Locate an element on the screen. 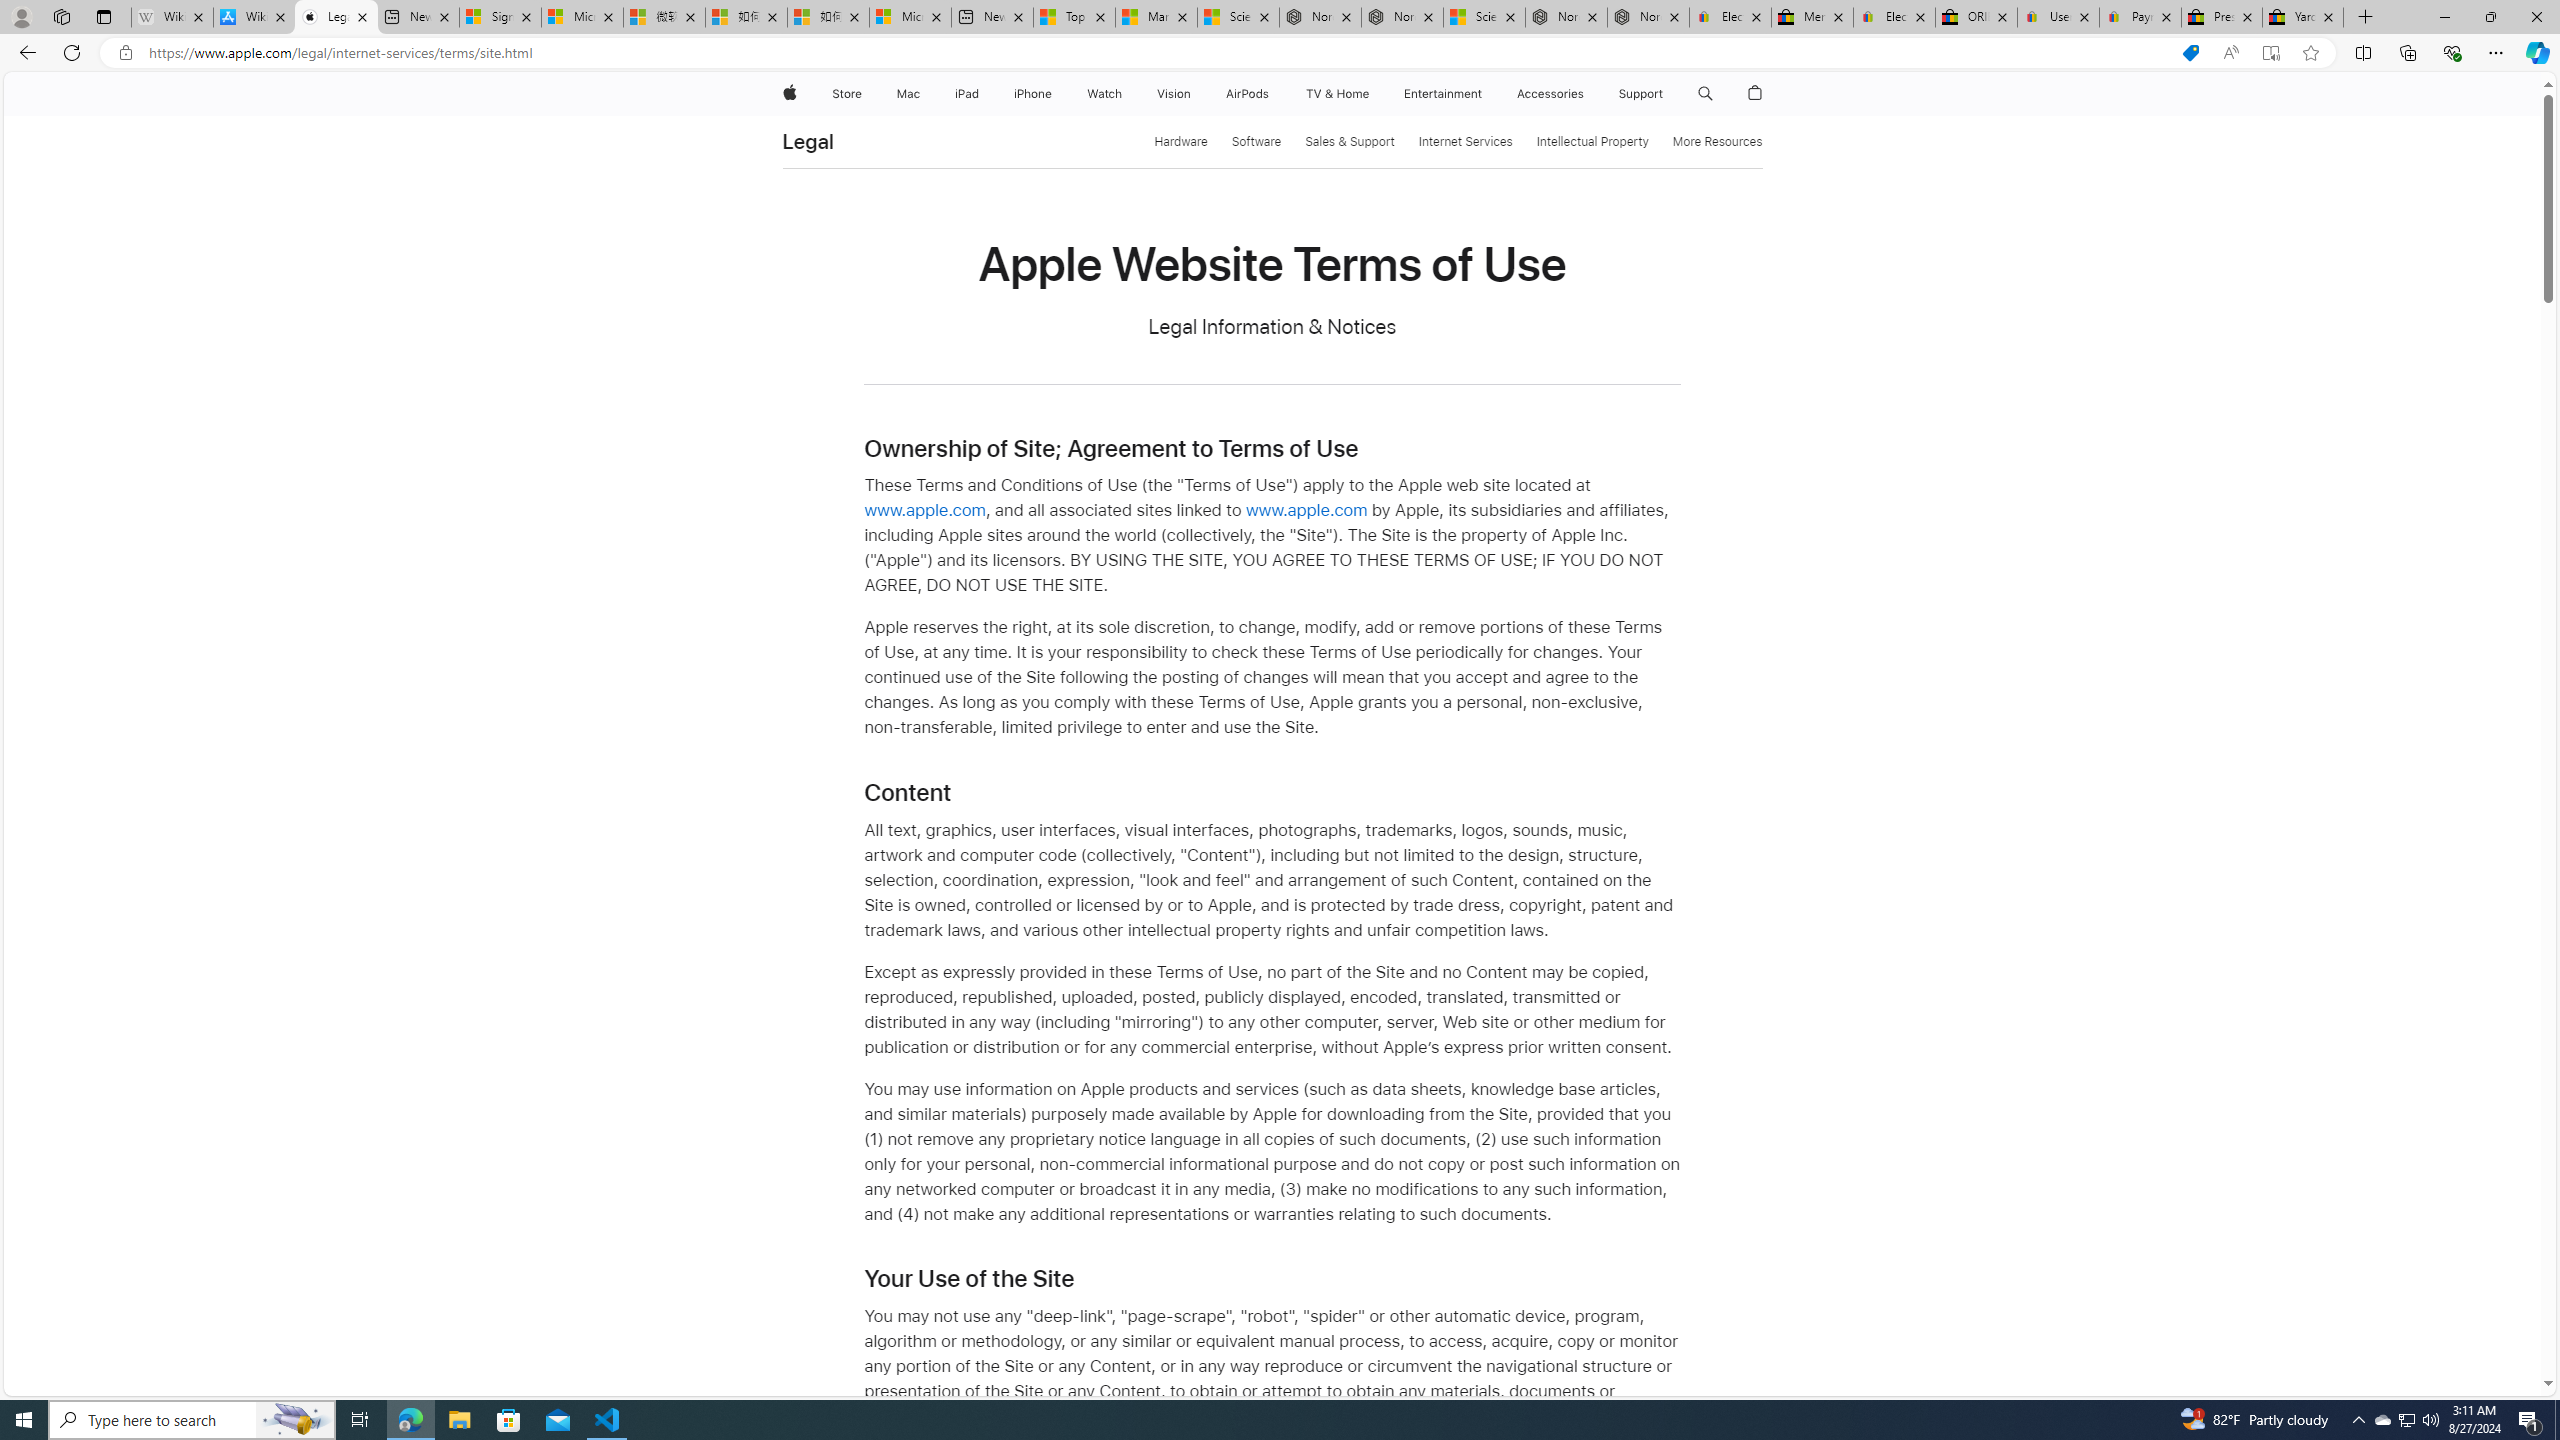 The height and width of the screenshot is (1440, 2560). 'Mac' is located at coordinates (906, 93).